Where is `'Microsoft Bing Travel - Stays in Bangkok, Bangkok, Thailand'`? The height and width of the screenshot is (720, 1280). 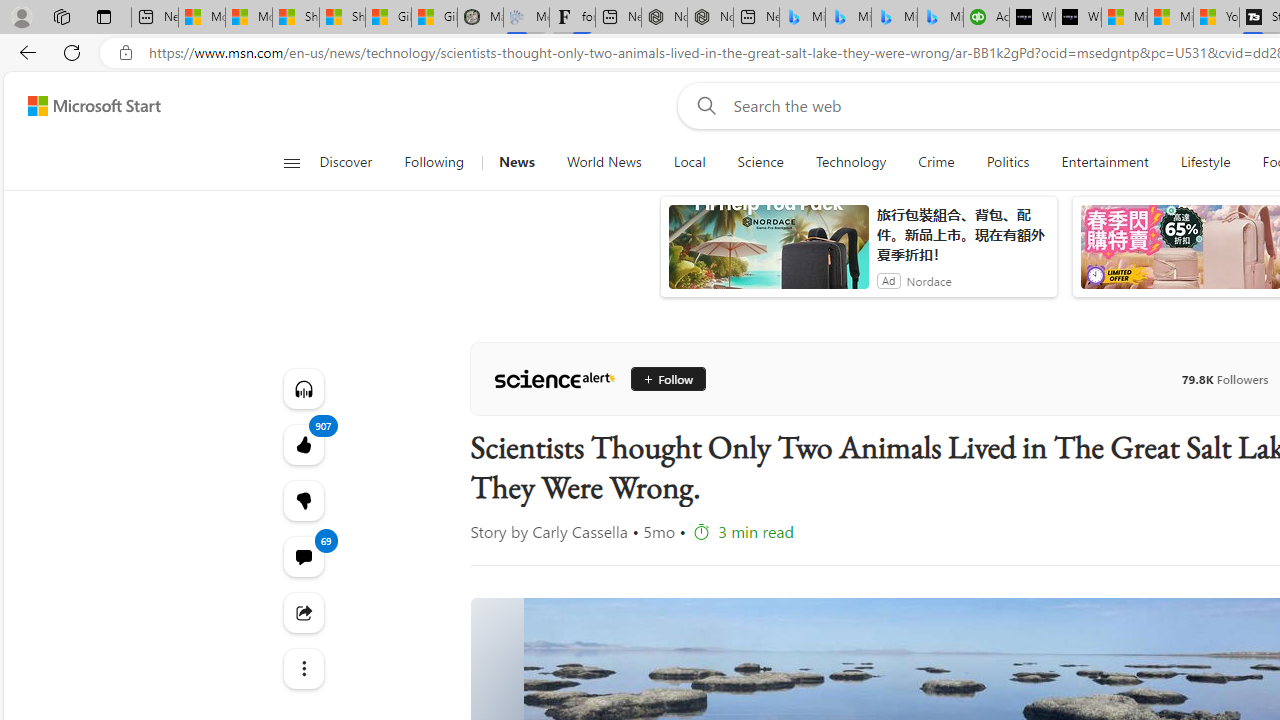
'Microsoft Bing Travel - Stays in Bangkok, Bangkok, Thailand' is located at coordinates (848, 17).